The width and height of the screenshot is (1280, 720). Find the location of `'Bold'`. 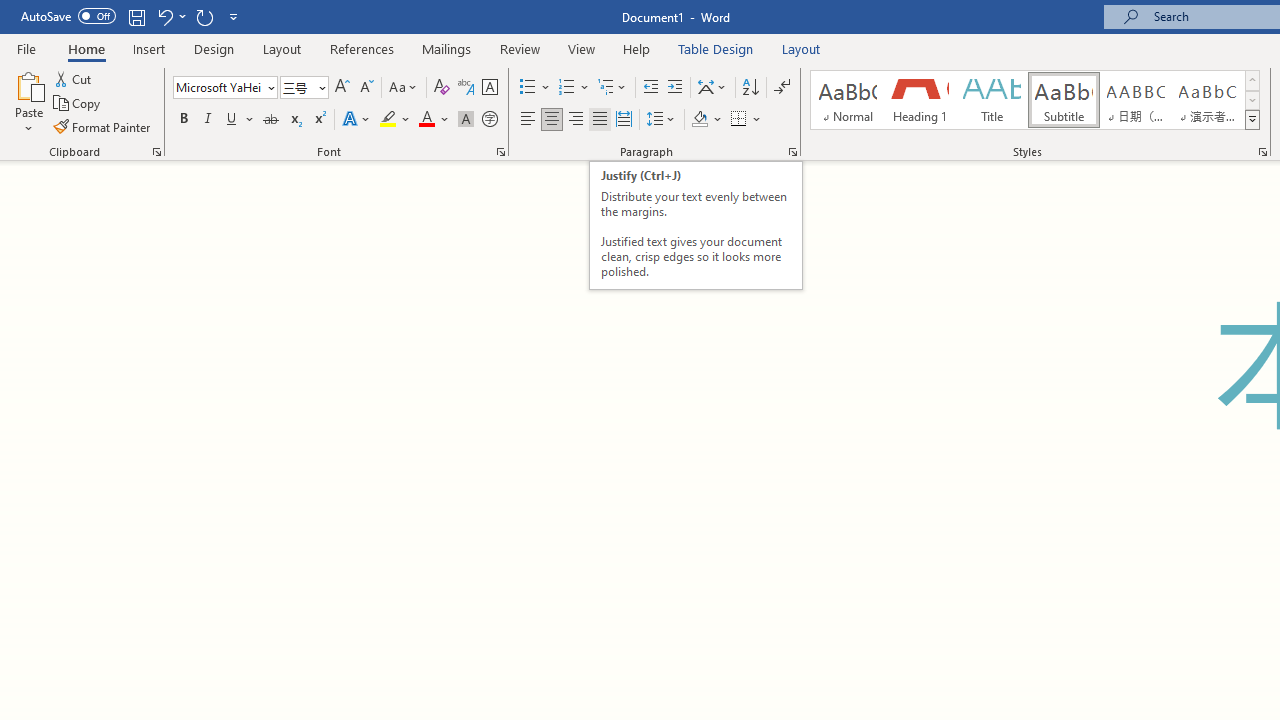

'Bold' is located at coordinates (183, 119).